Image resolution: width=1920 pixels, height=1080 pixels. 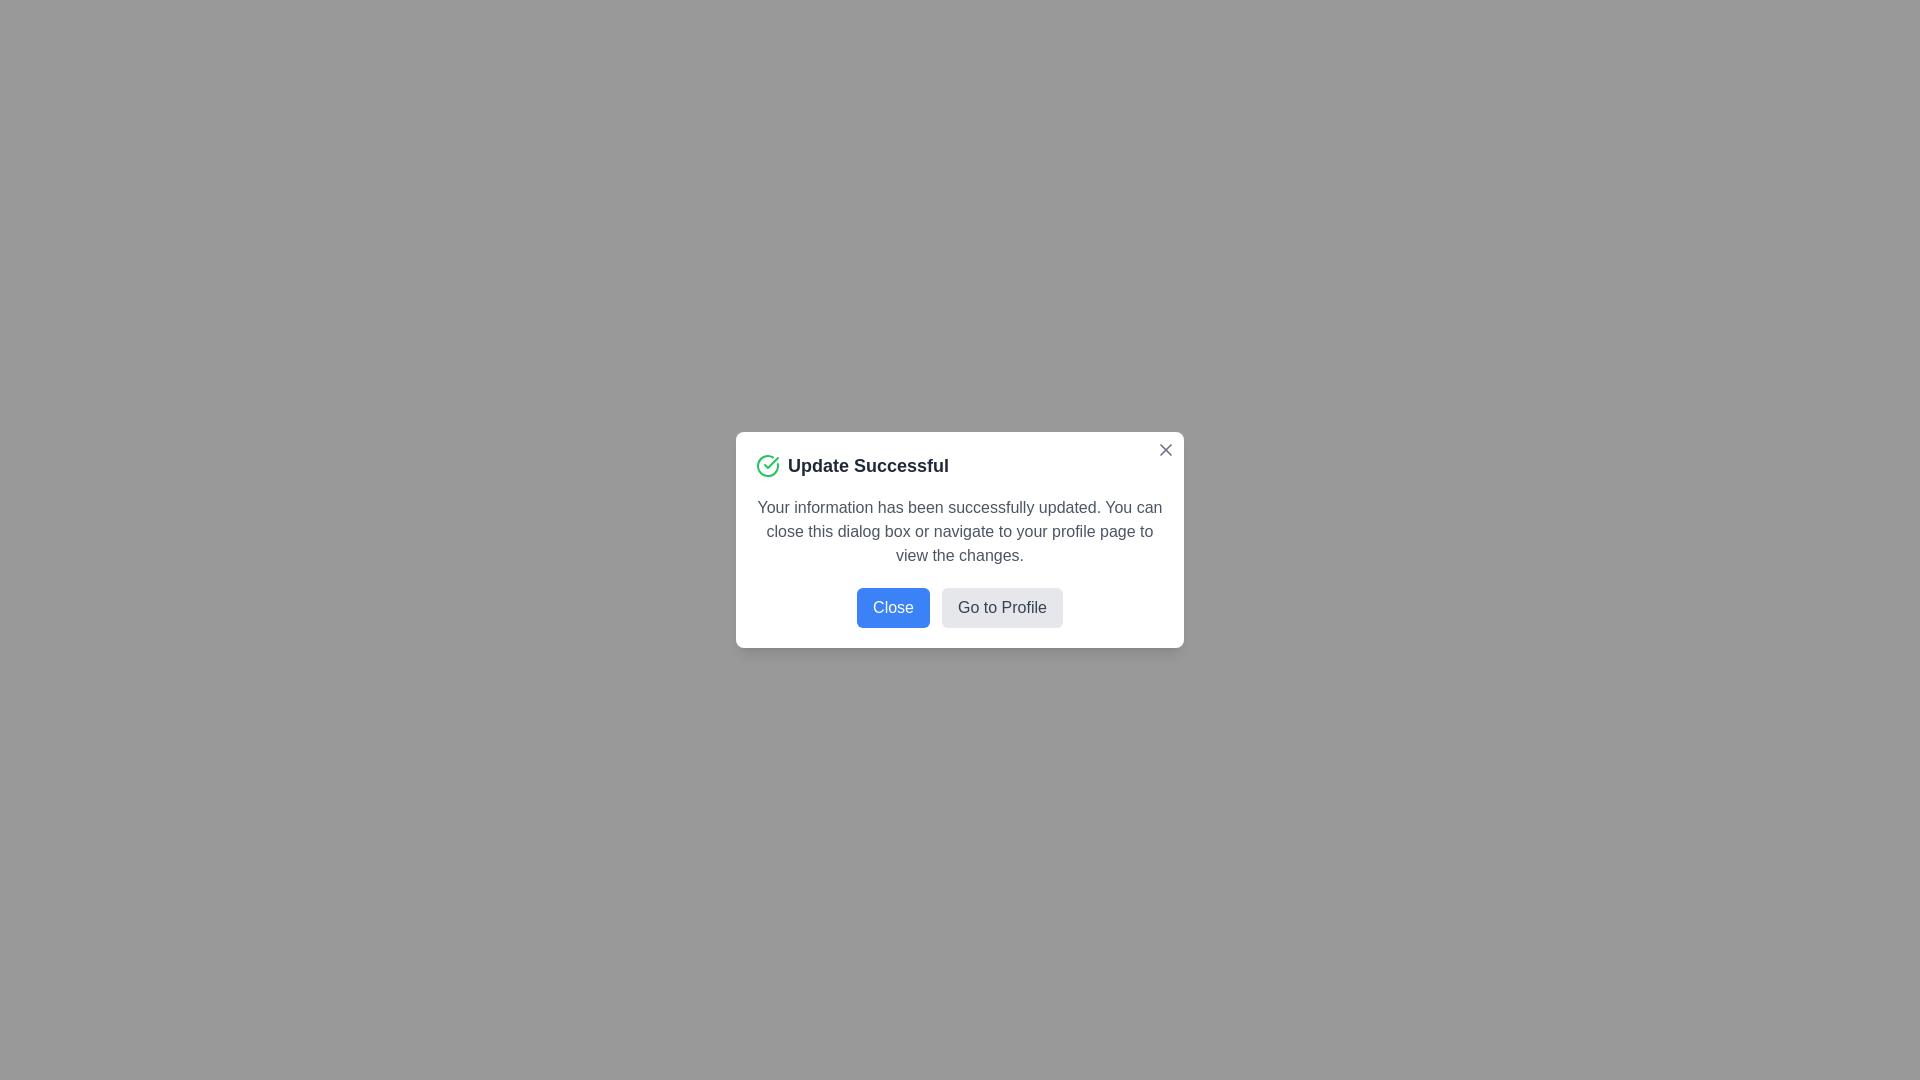 What do you see at coordinates (1166, 450) in the screenshot?
I see `the visual elements by focusing on Close icon` at bounding box center [1166, 450].